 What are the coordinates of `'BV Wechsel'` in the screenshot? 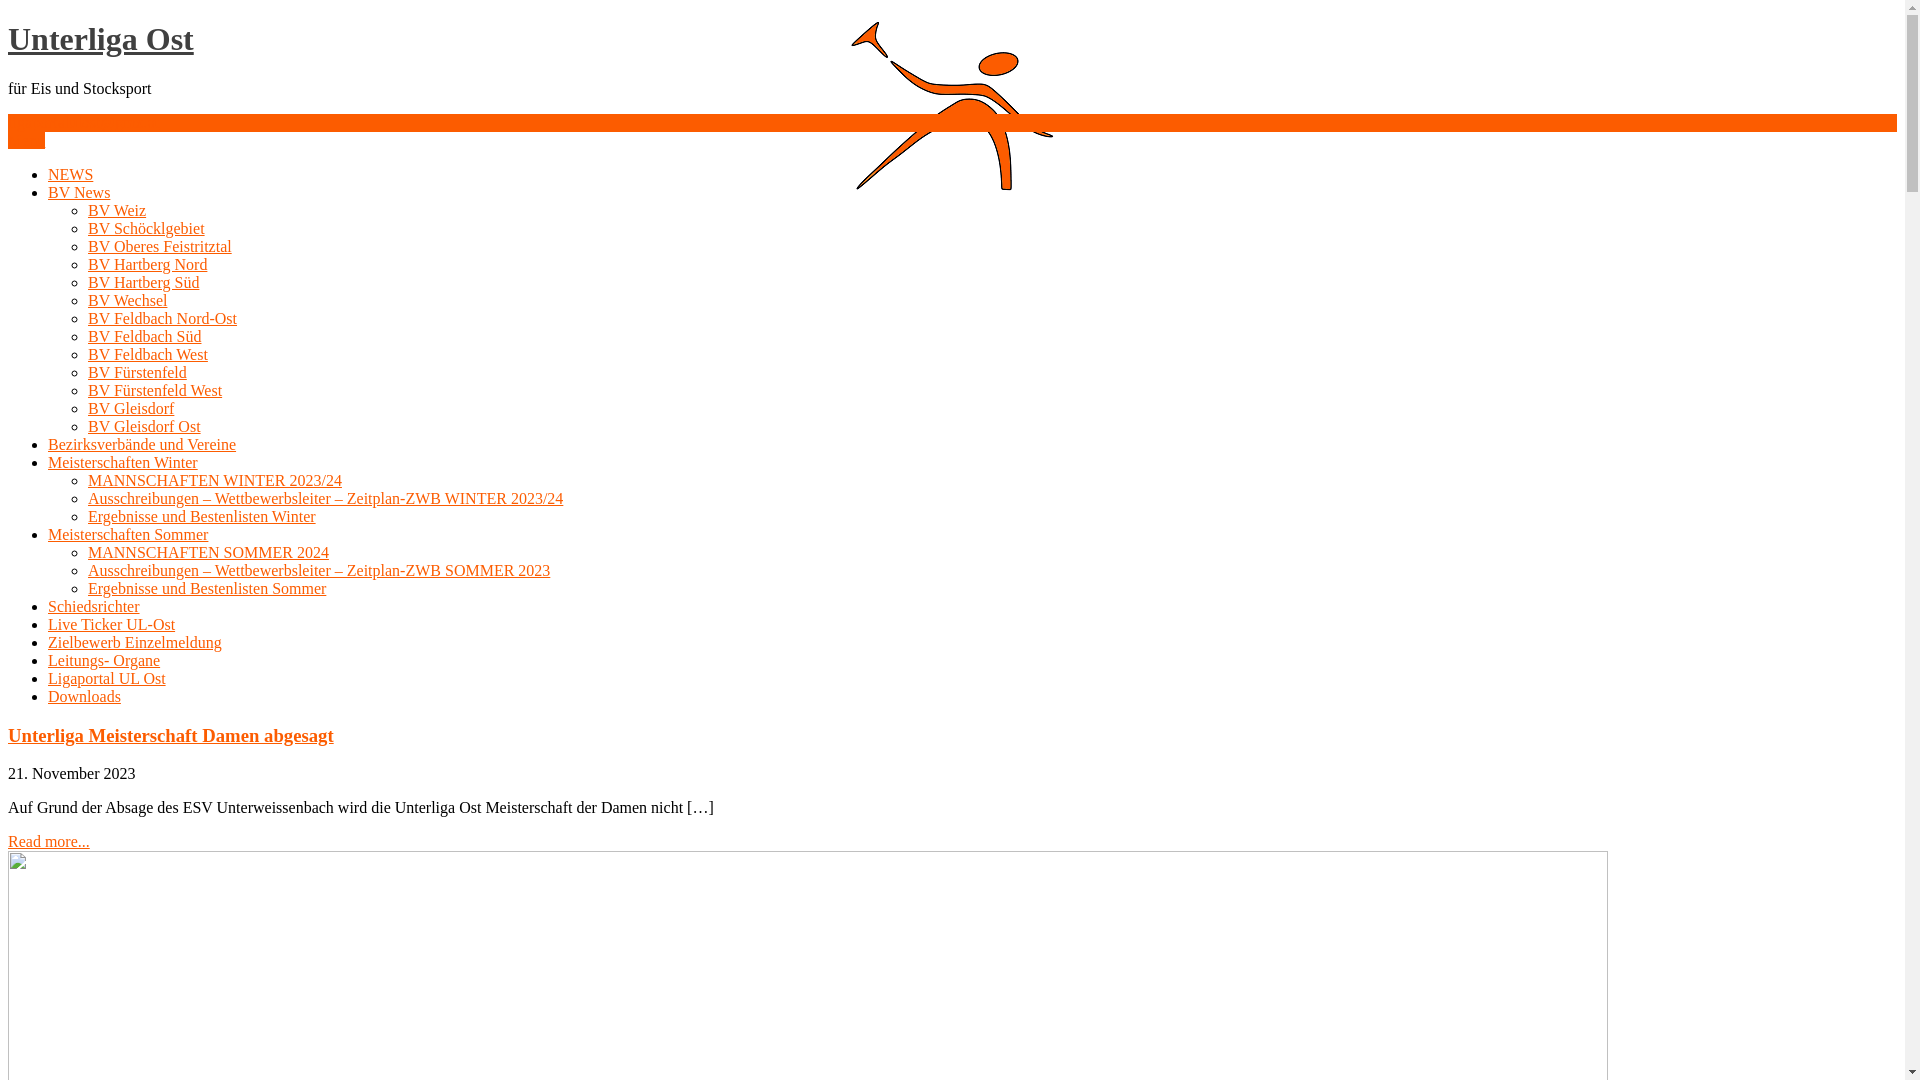 It's located at (126, 300).